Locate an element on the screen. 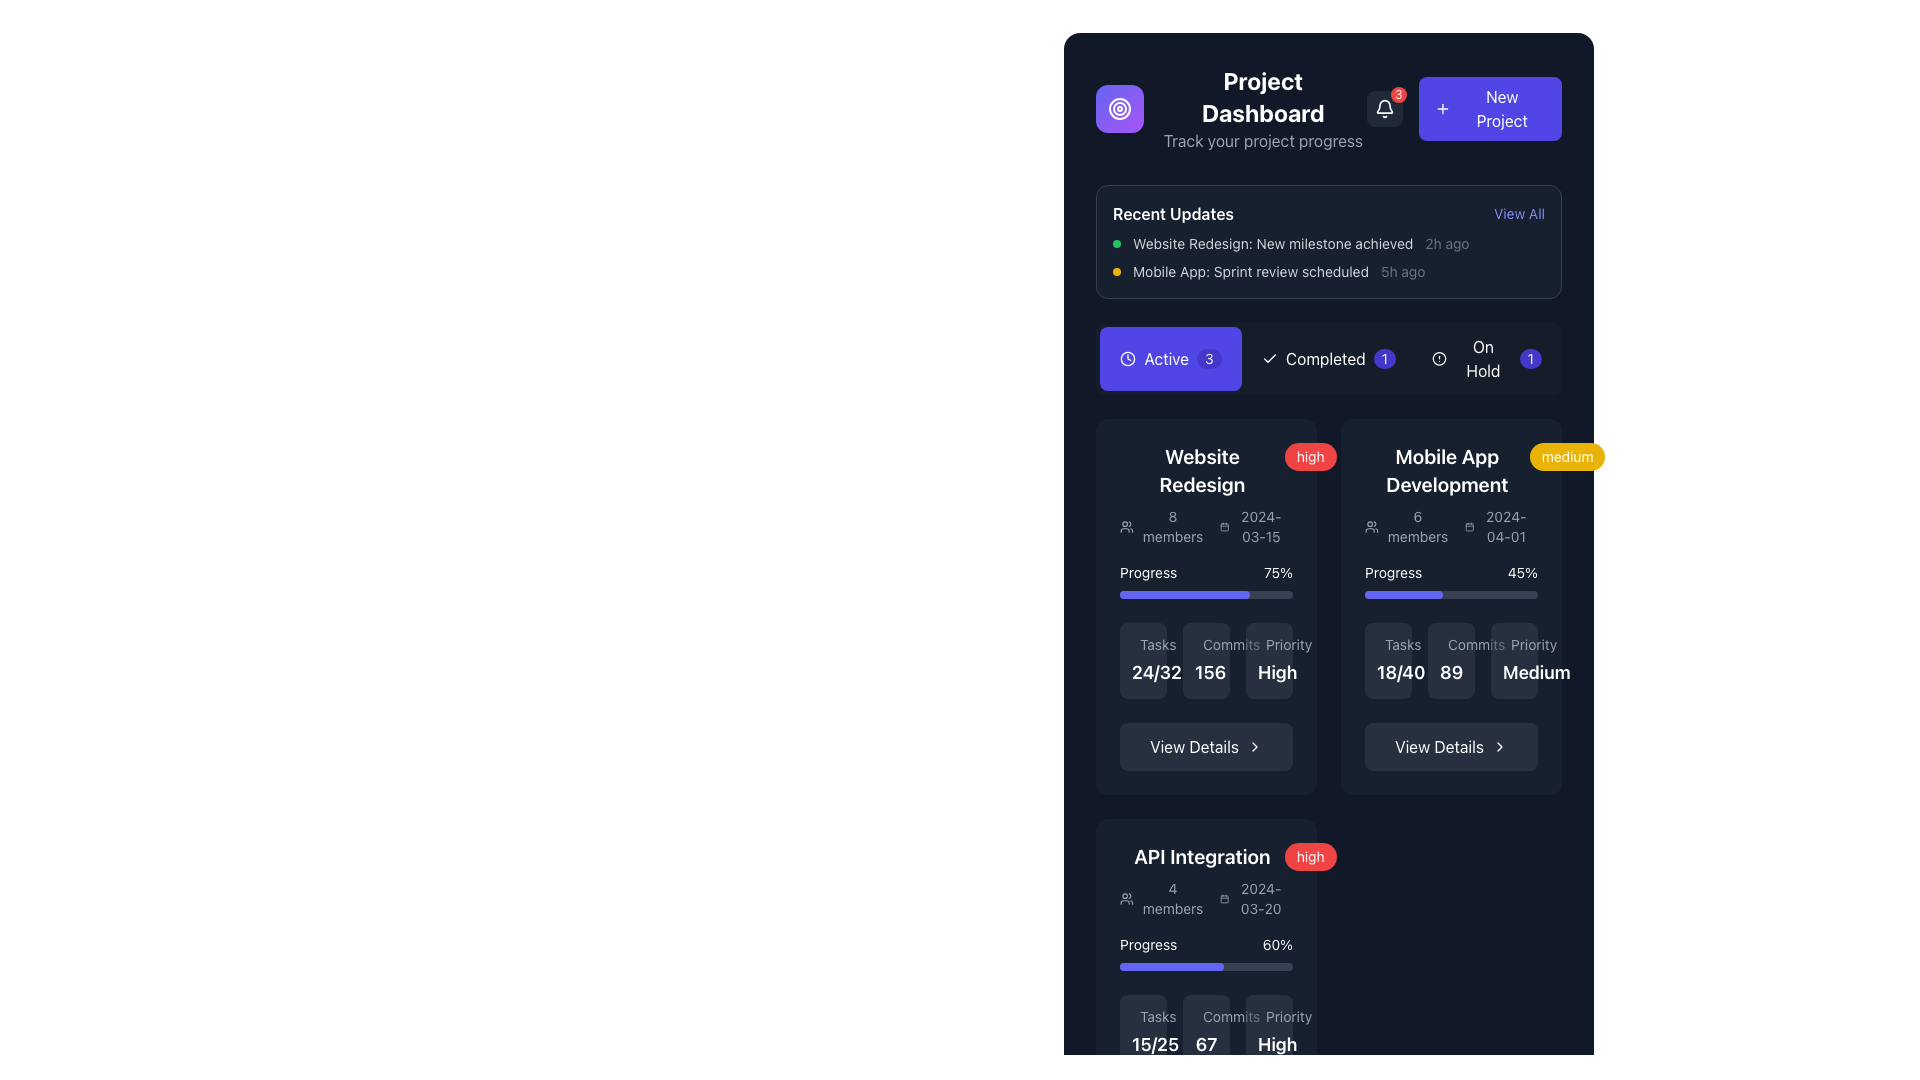 This screenshot has height=1080, width=1920. the filled segment of the progress bar indicating 45% completion for the 'Mobile App Development' task is located at coordinates (1402, 593).